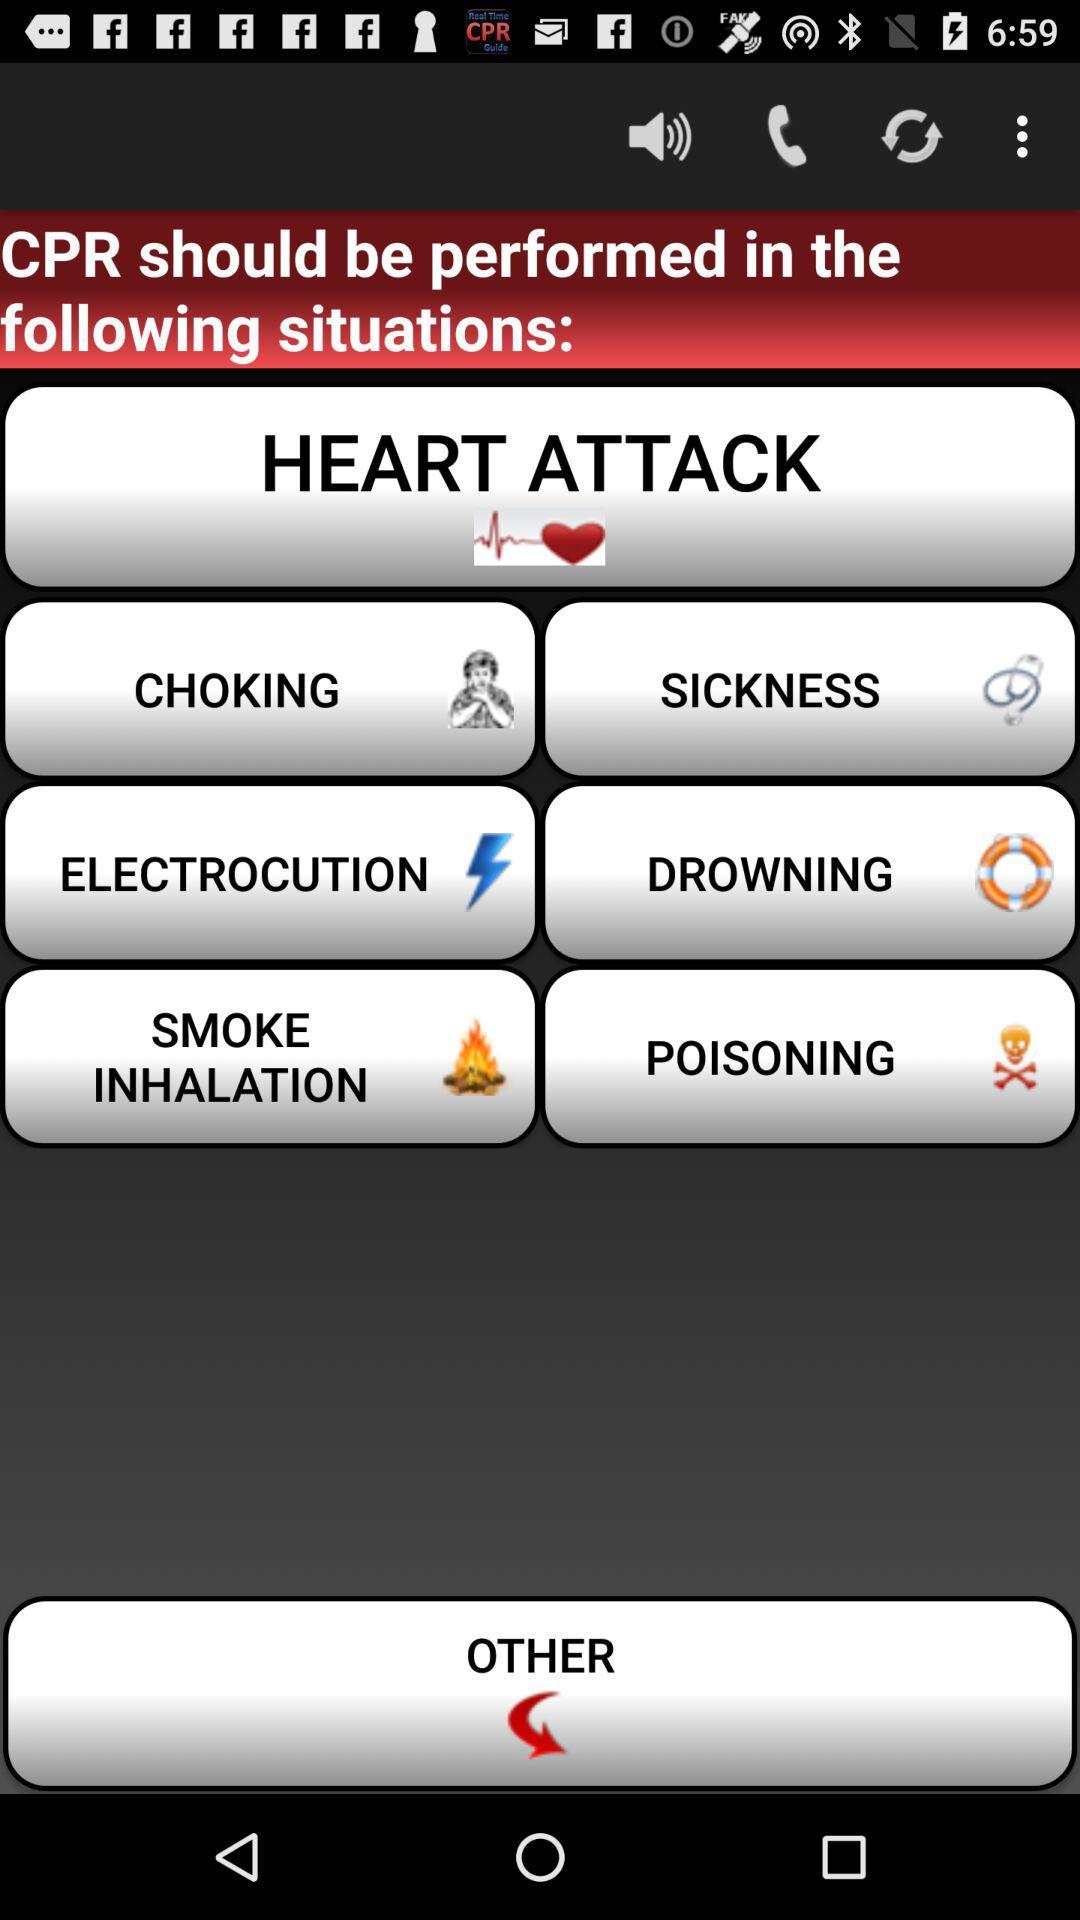 This screenshot has height=1920, width=1080. I want to click on the button to the right of the choking button, so click(810, 872).